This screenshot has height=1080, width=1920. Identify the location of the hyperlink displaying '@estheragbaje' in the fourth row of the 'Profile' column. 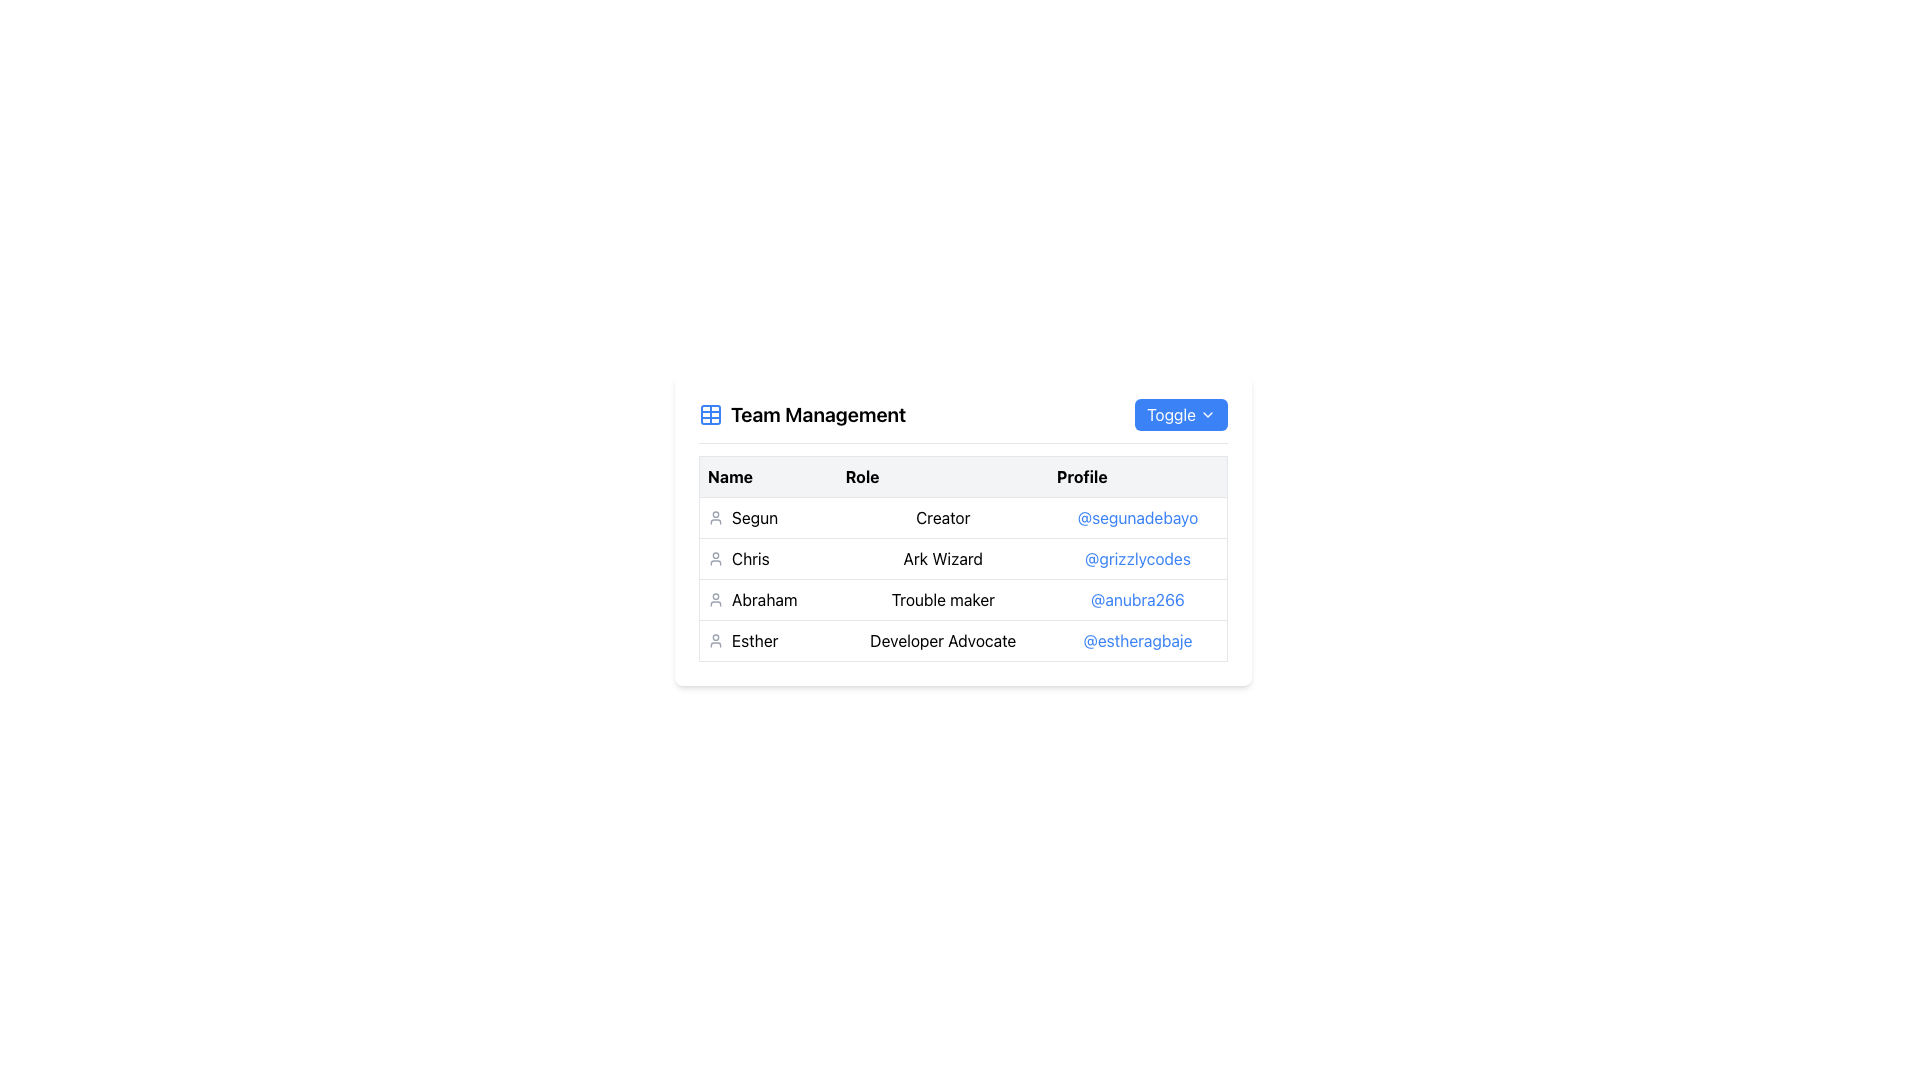
(1138, 640).